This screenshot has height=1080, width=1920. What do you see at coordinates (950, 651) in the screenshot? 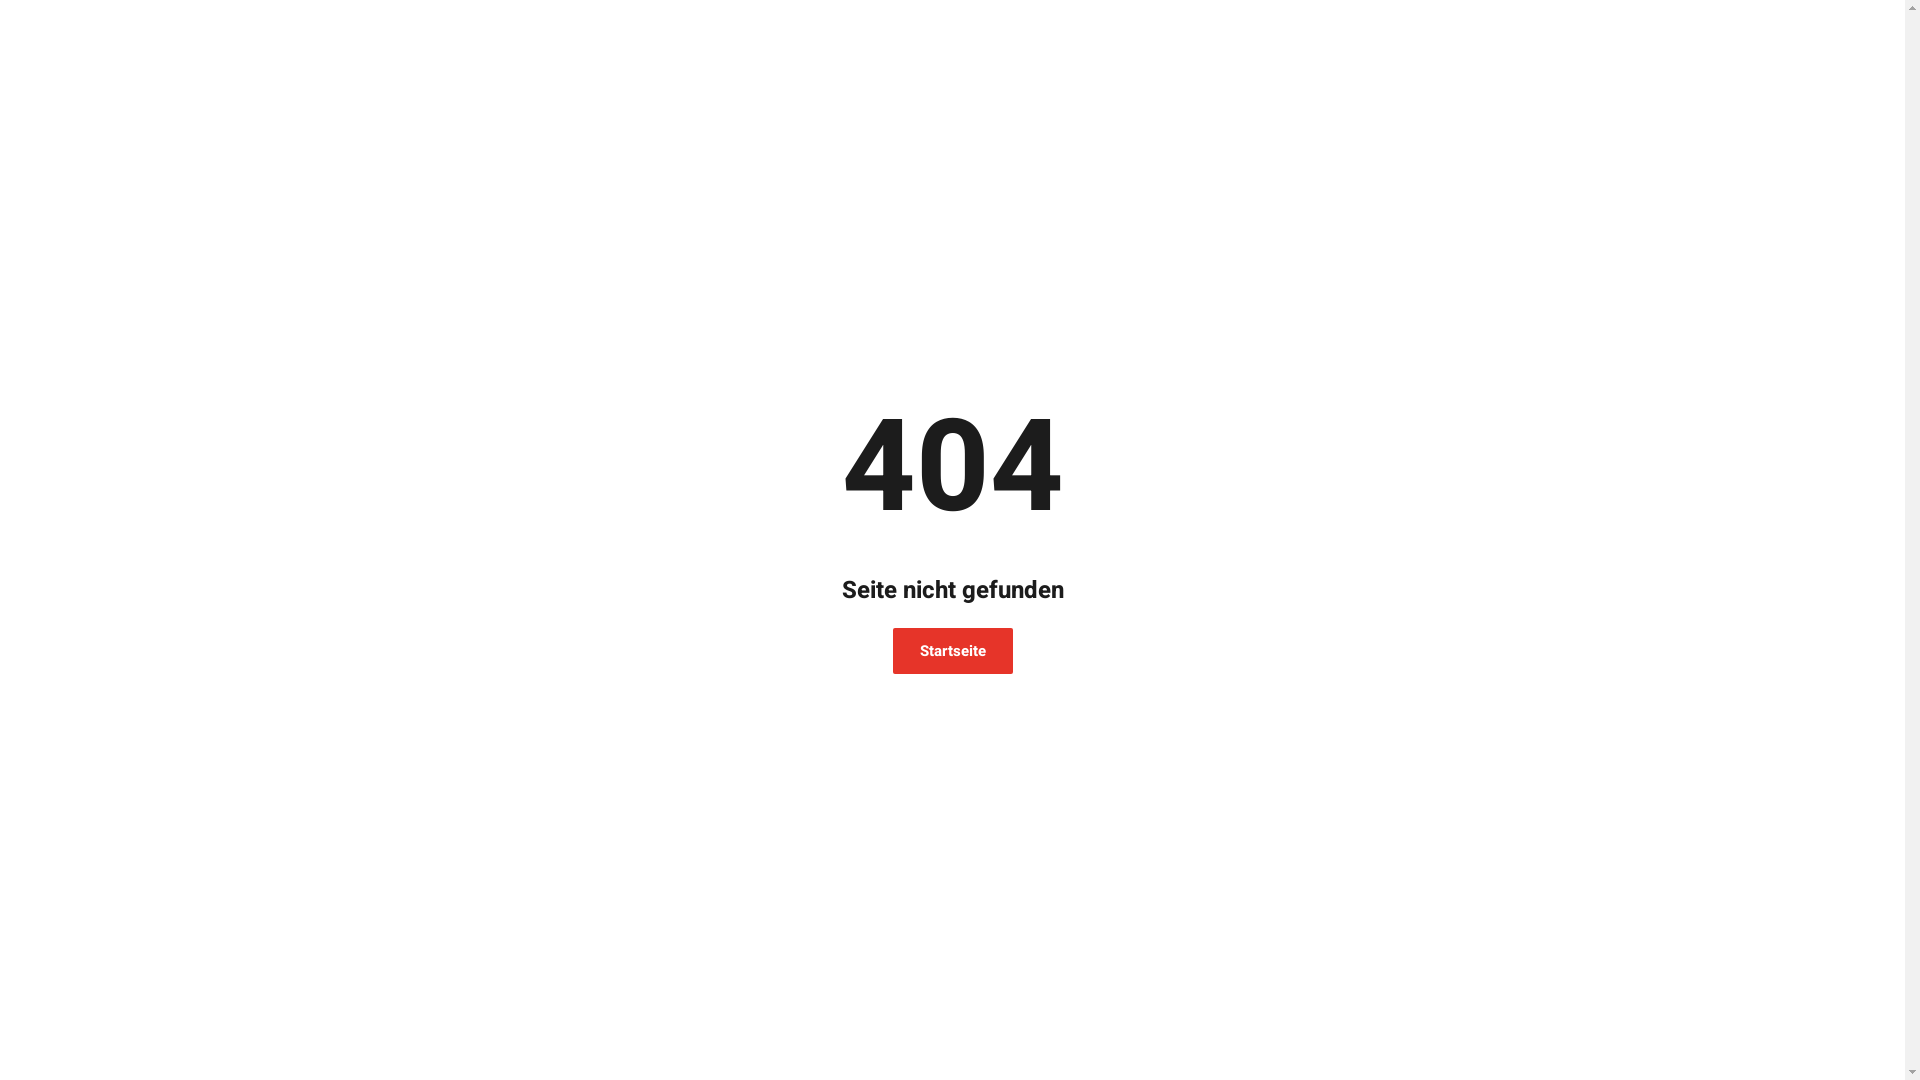
I see `'Startseite'` at bounding box center [950, 651].